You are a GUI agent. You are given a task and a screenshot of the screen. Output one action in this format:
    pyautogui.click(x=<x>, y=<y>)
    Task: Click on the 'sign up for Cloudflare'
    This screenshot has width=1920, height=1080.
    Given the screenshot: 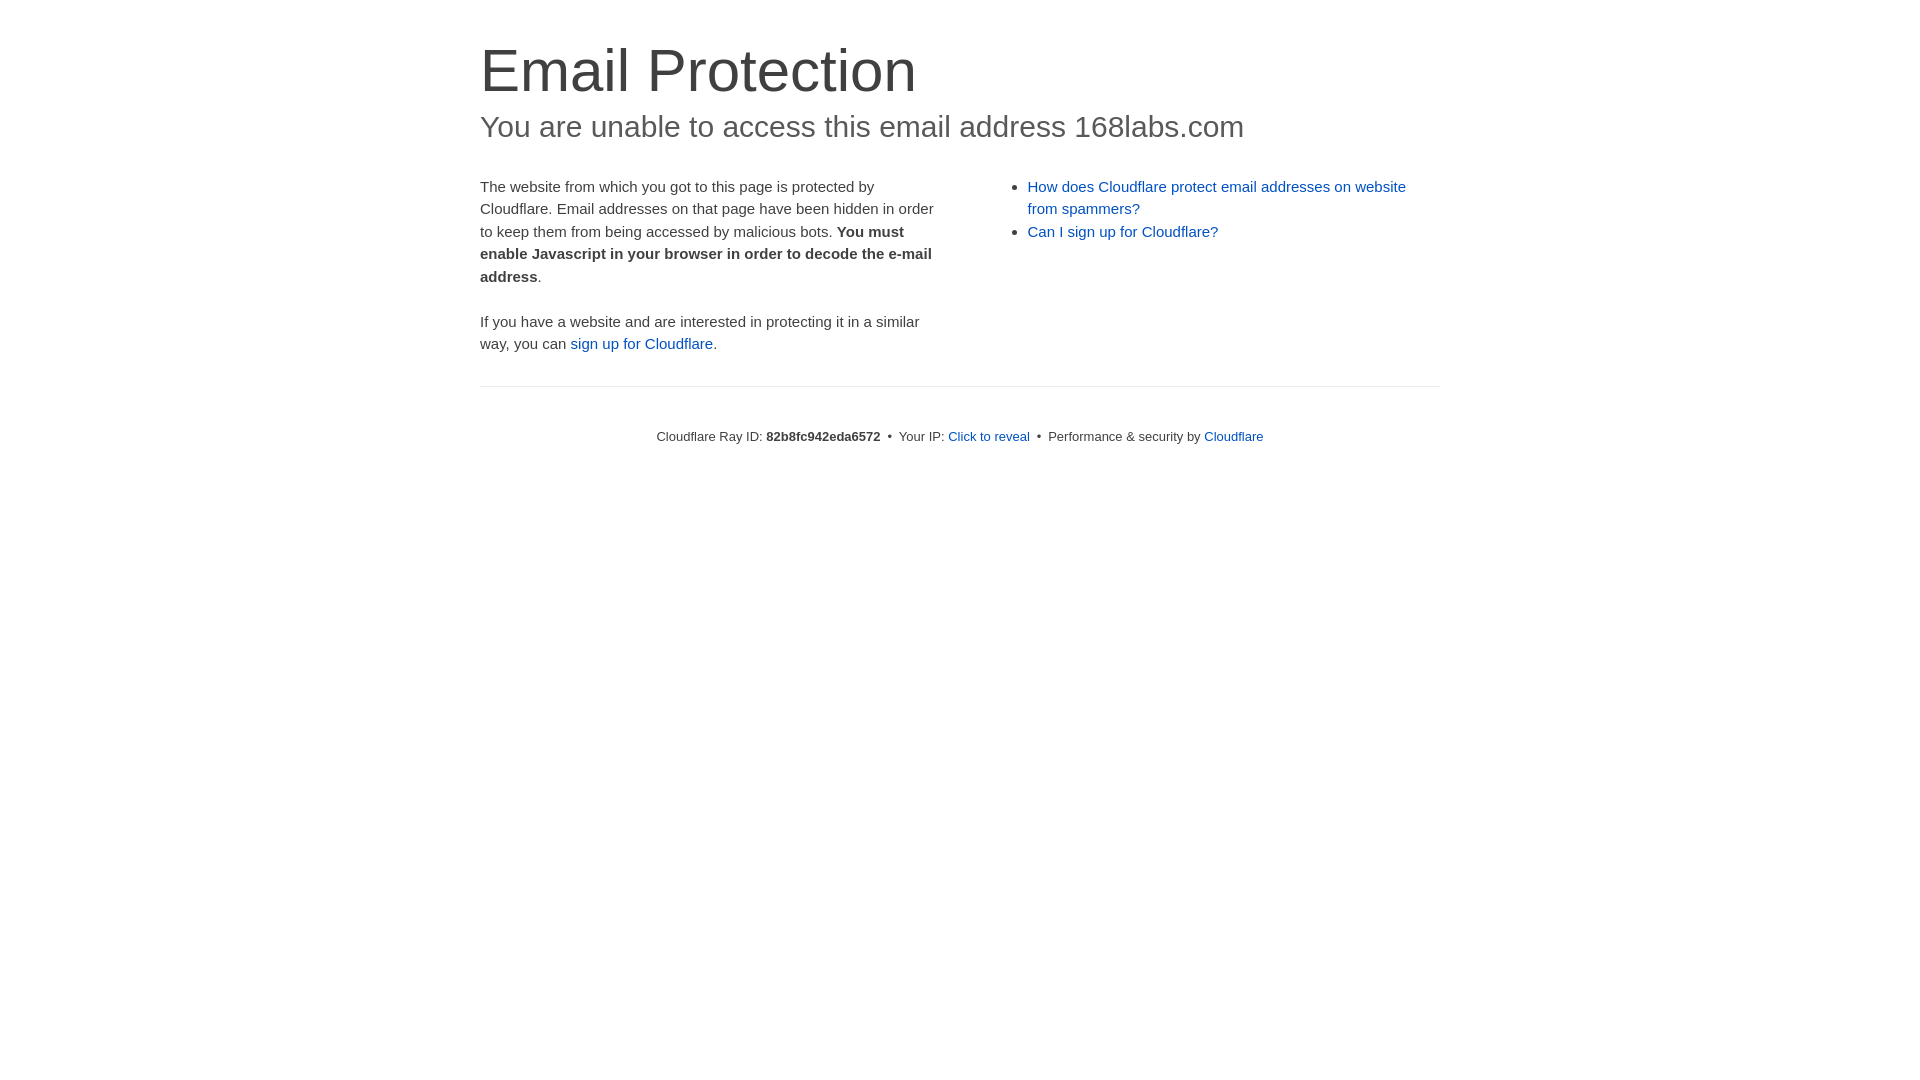 What is the action you would take?
    pyautogui.click(x=642, y=342)
    